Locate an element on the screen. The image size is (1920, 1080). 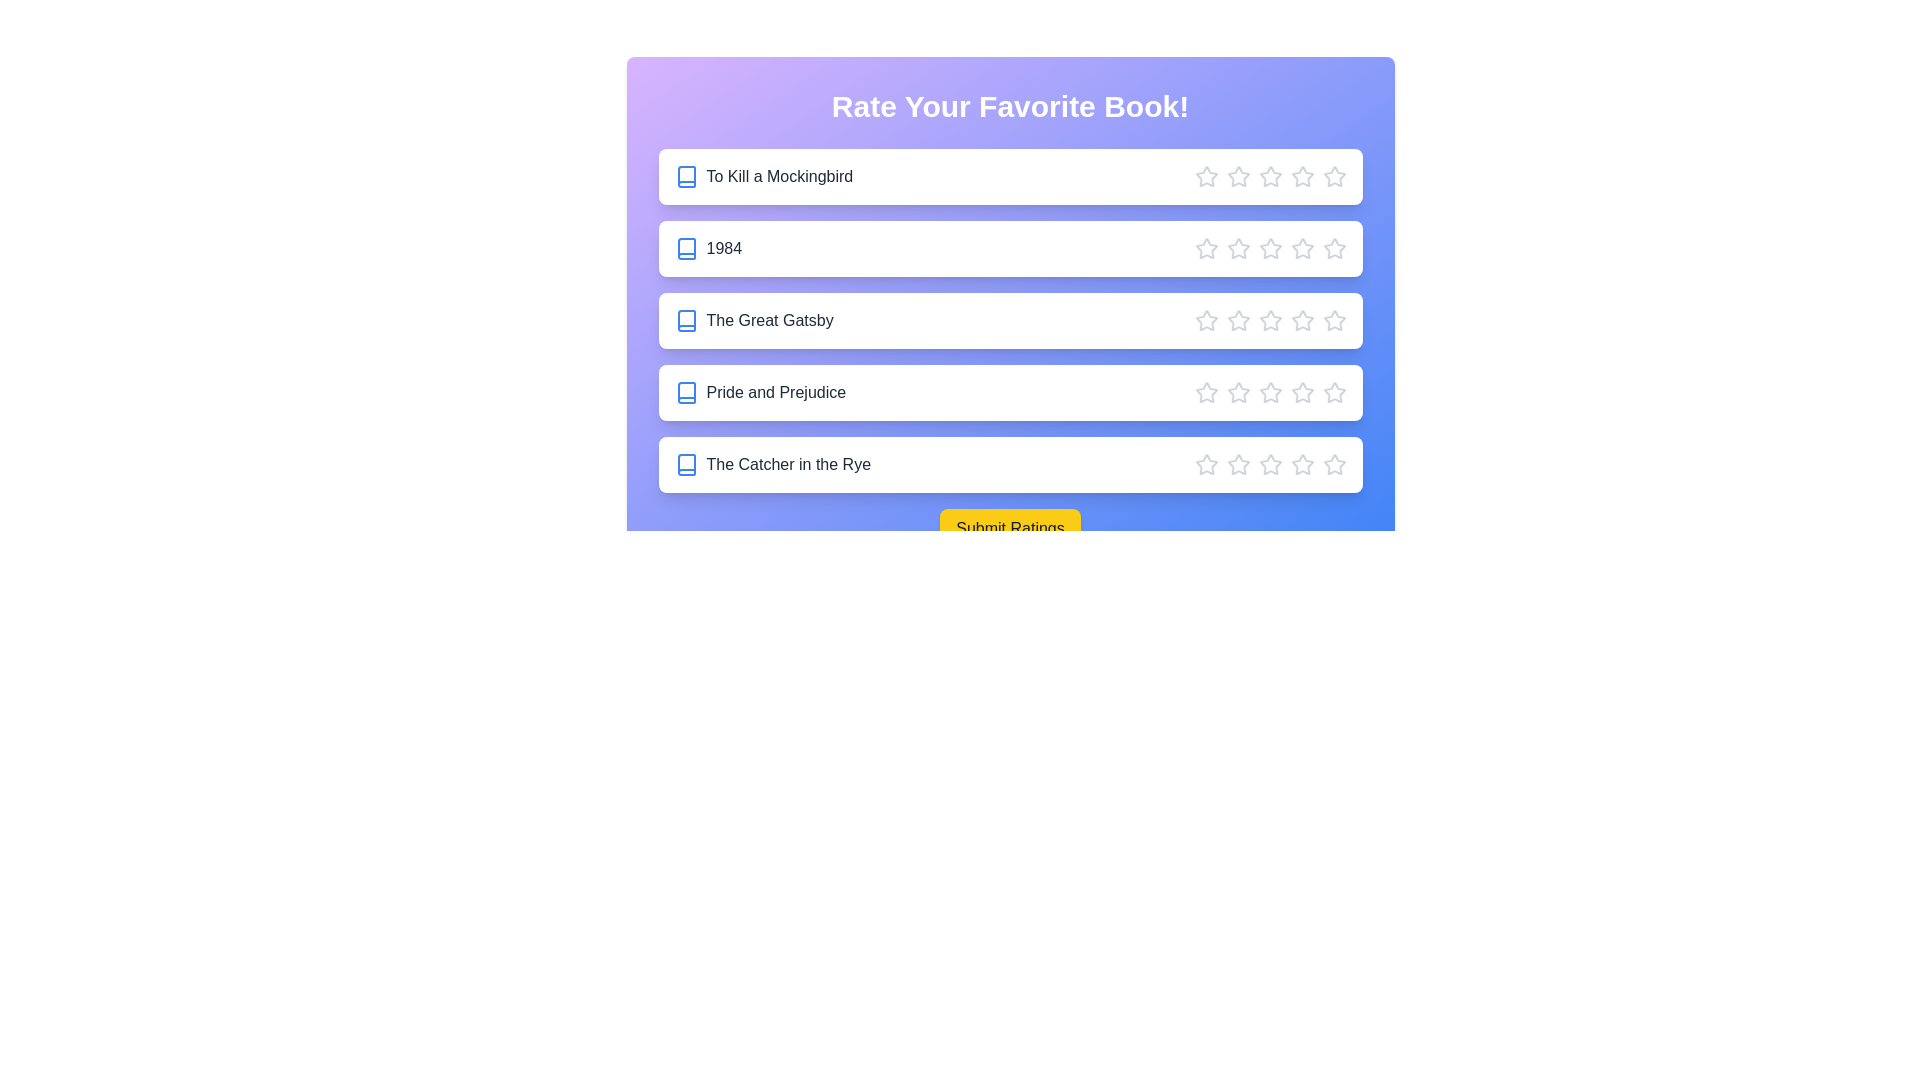
the star corresponding to 5 stars for the book 'The Great Gatsby' is located at coordinates (1334, 319).